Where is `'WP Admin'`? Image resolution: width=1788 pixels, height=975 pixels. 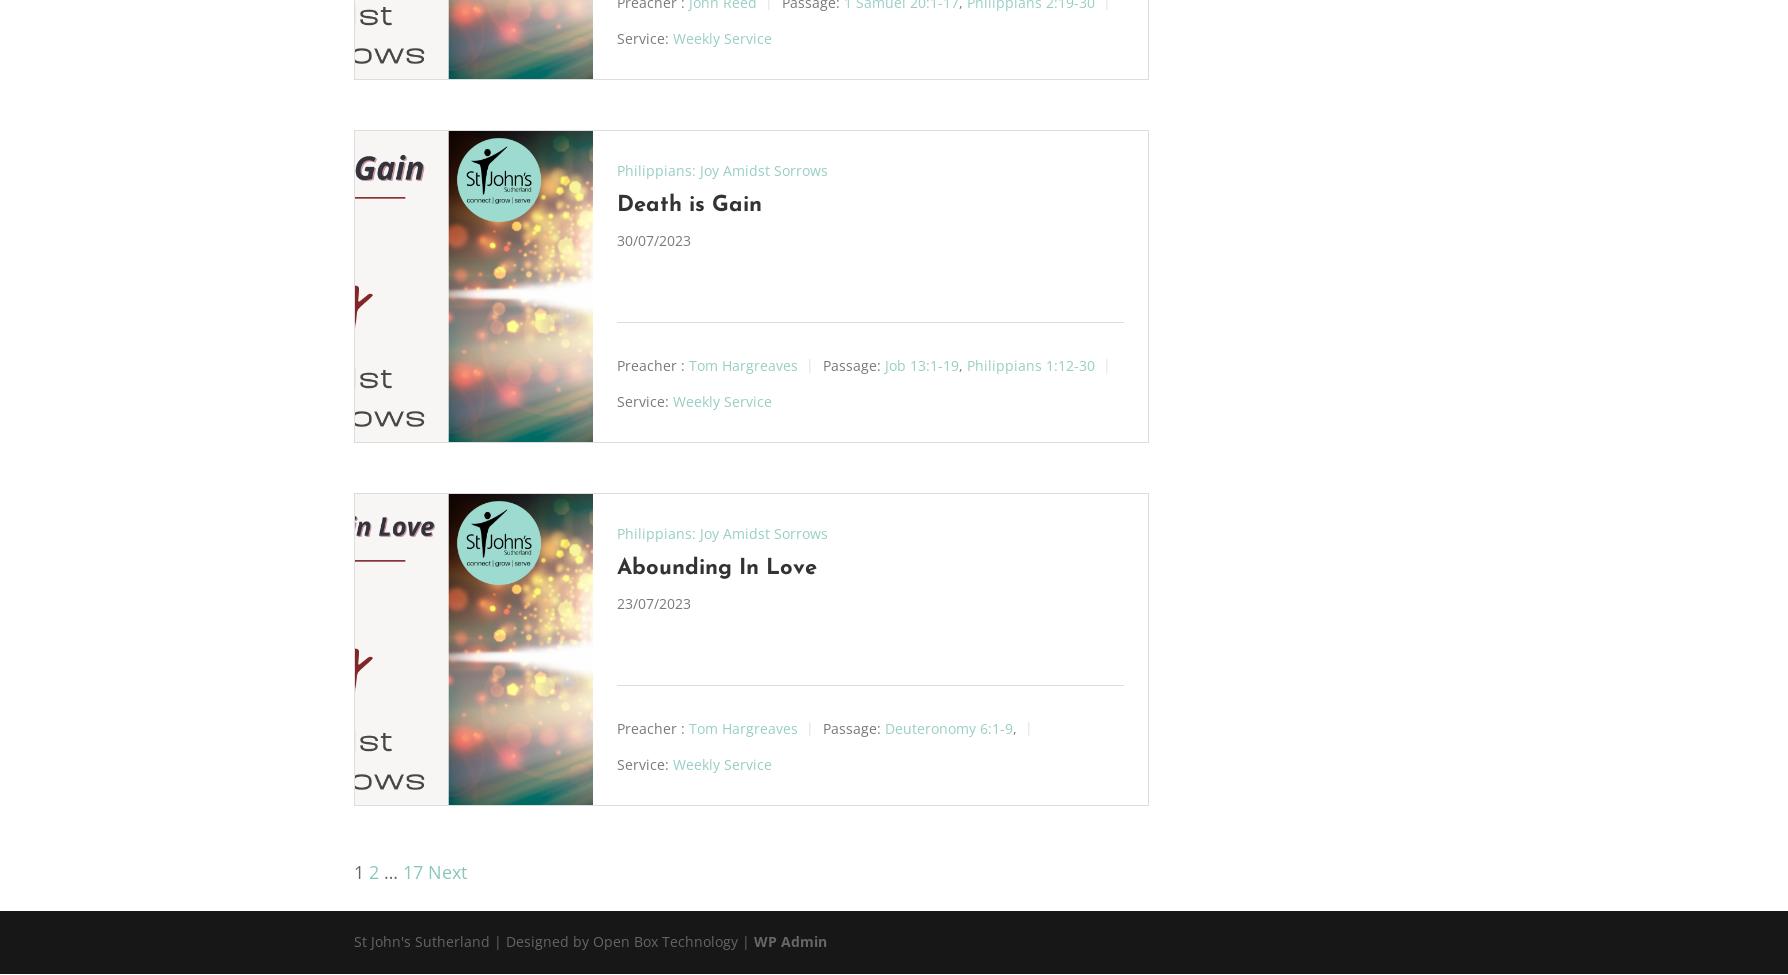 'WP Admin' is located at coordinates (789, 940).